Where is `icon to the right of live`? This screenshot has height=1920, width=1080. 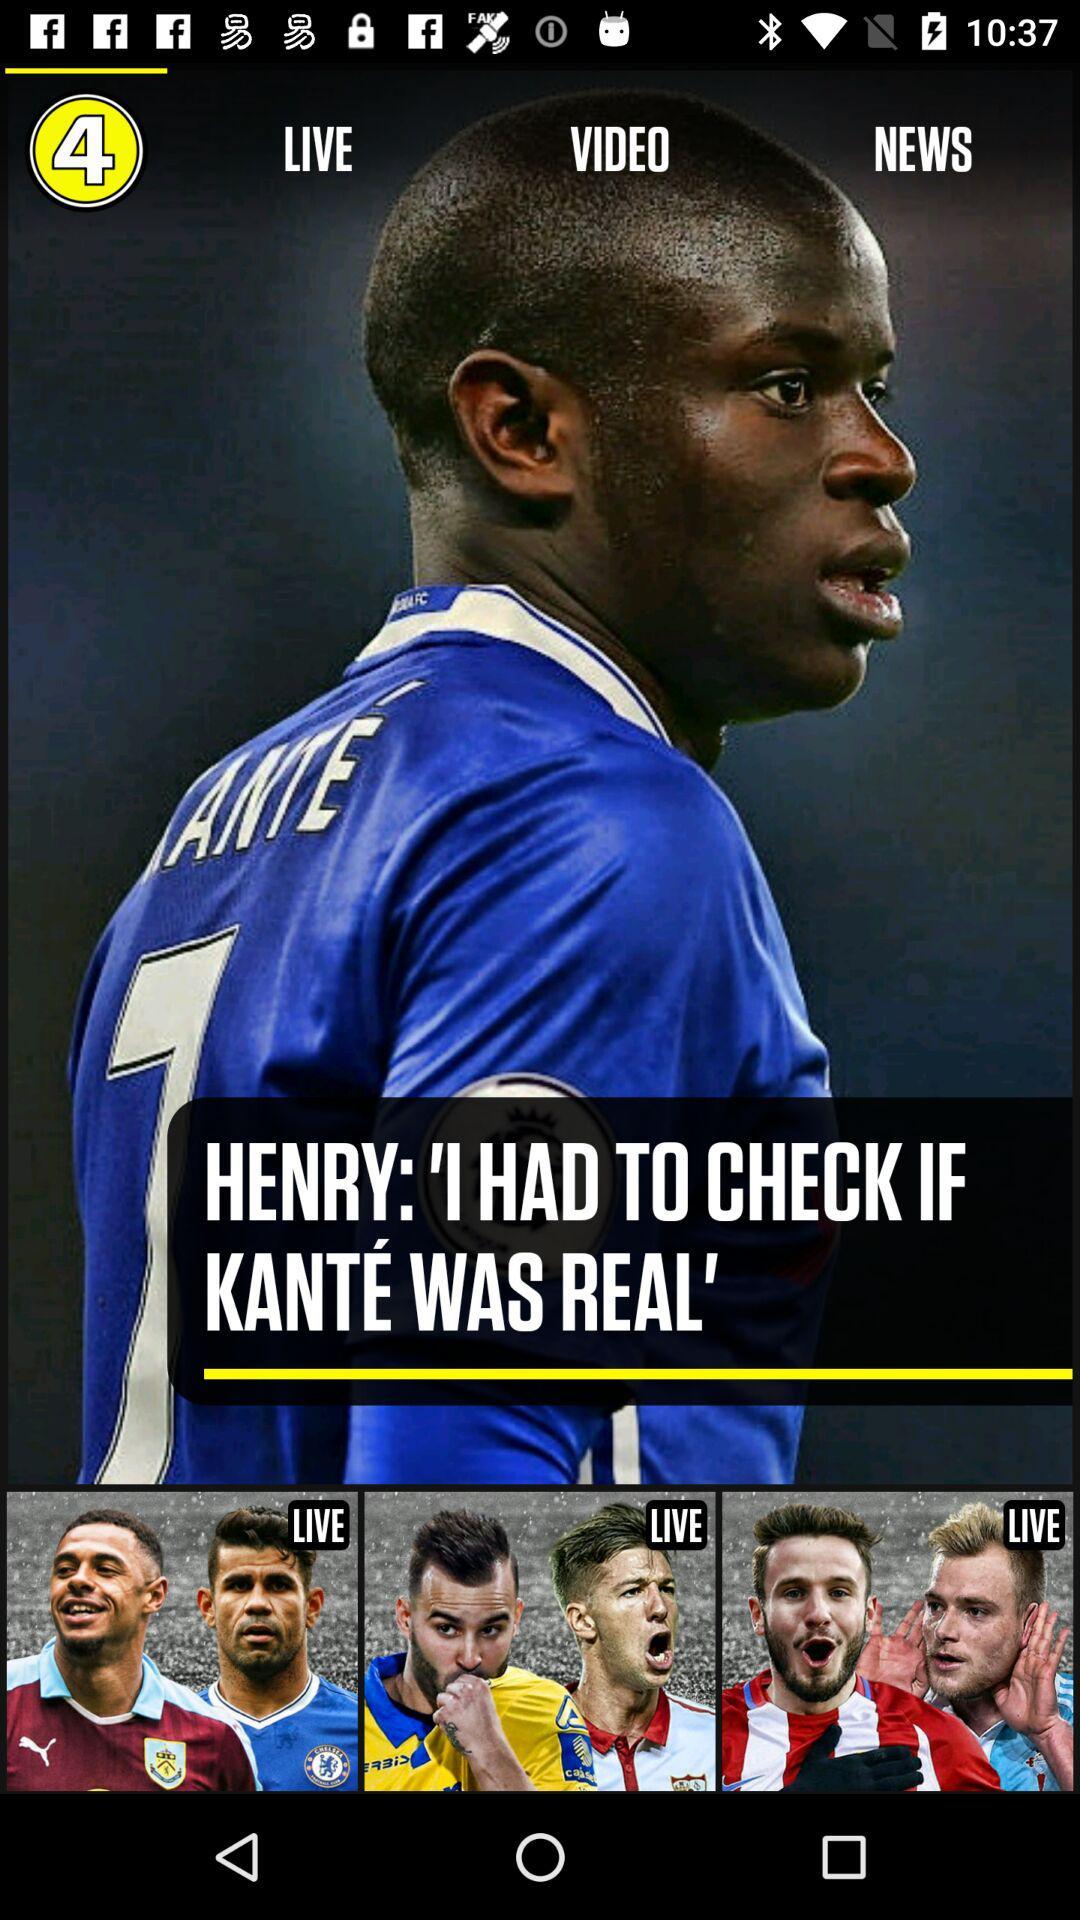
icon to the right of live is located at coordinates (619, 149).